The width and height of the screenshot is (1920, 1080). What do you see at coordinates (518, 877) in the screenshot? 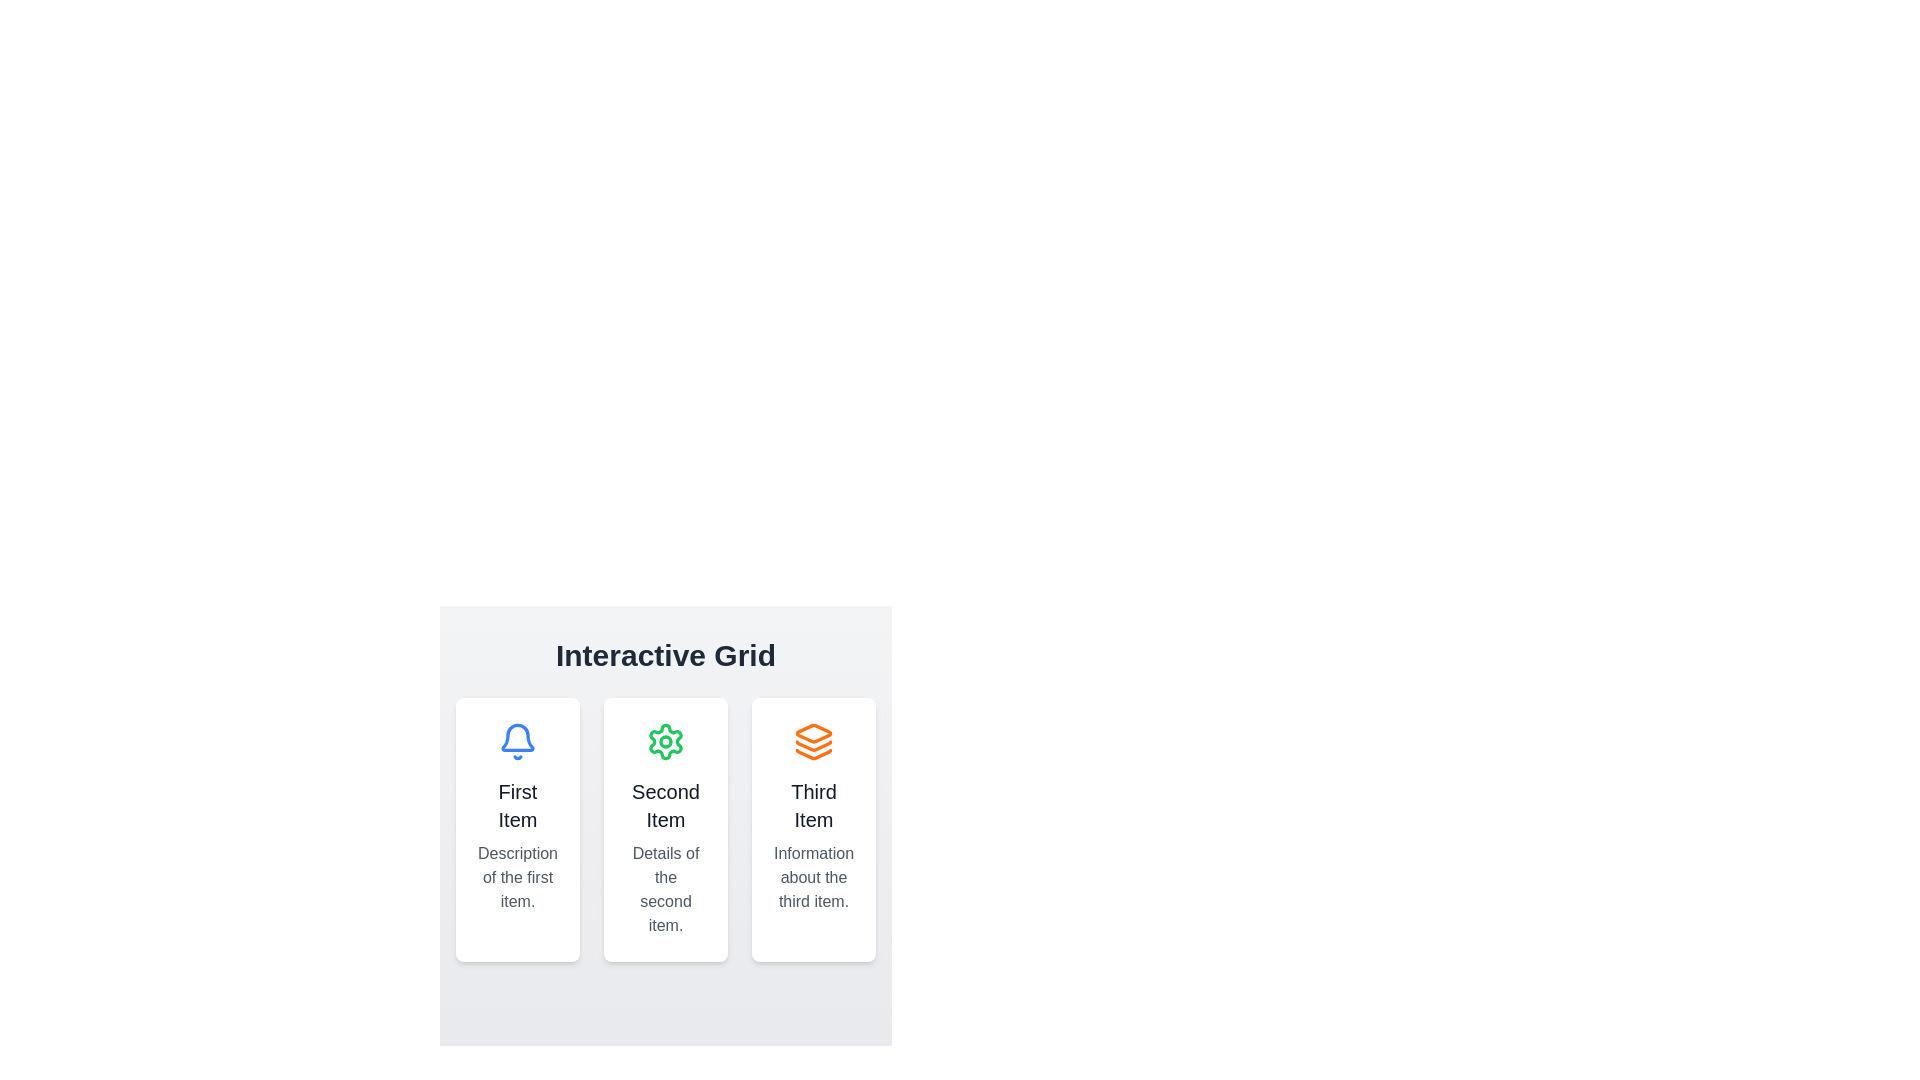
I see `the text label that provides additional information about the 'First Item', located at the bottom of its card` at bounding box center [518, 877].